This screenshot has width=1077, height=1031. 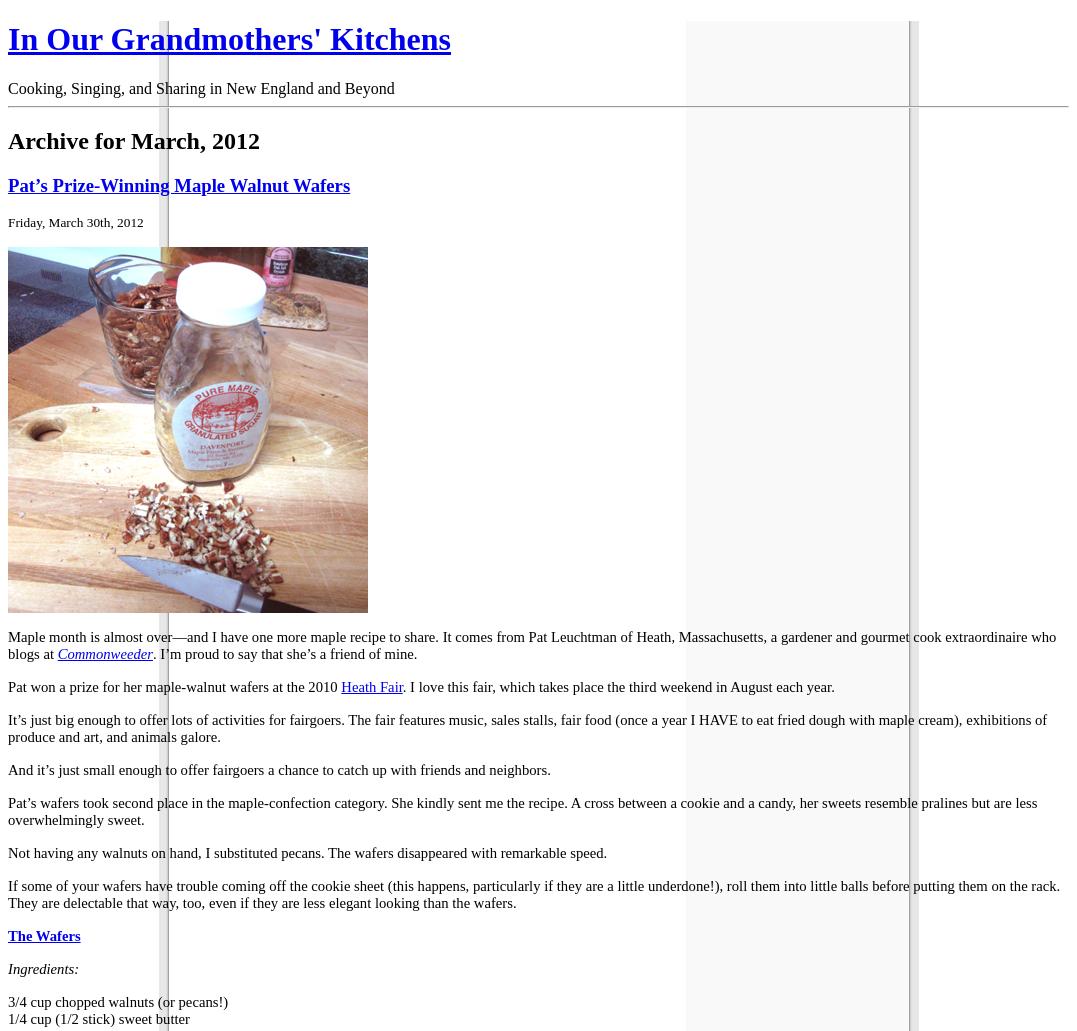 I want to click on 'Pat’s wafers took second place in the maple-confection category. She kindly sent me the recipe. A cross between a cookie and a candy, her sweets resemble pralines but are less overwhelmingly sweet.', so click(x=521, y=810).